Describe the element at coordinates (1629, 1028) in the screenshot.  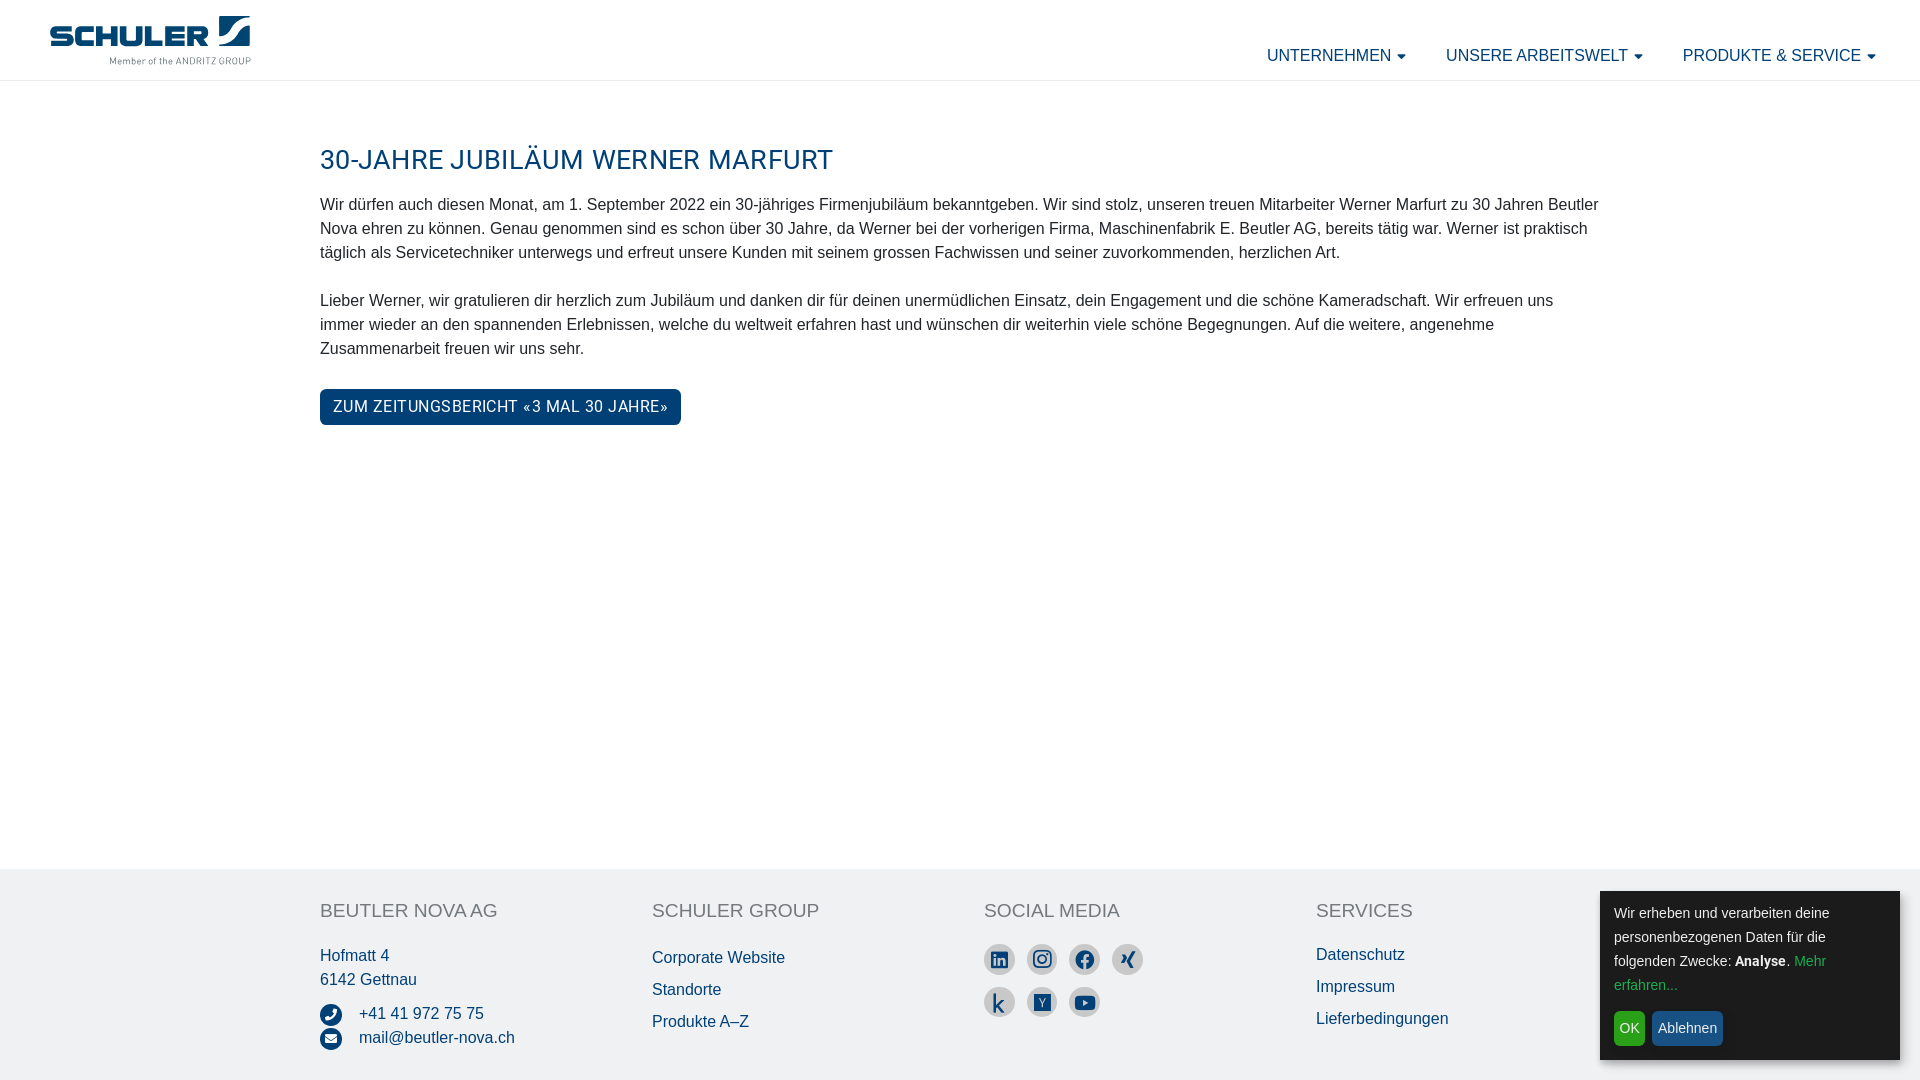
I see `'OK'` at that location.